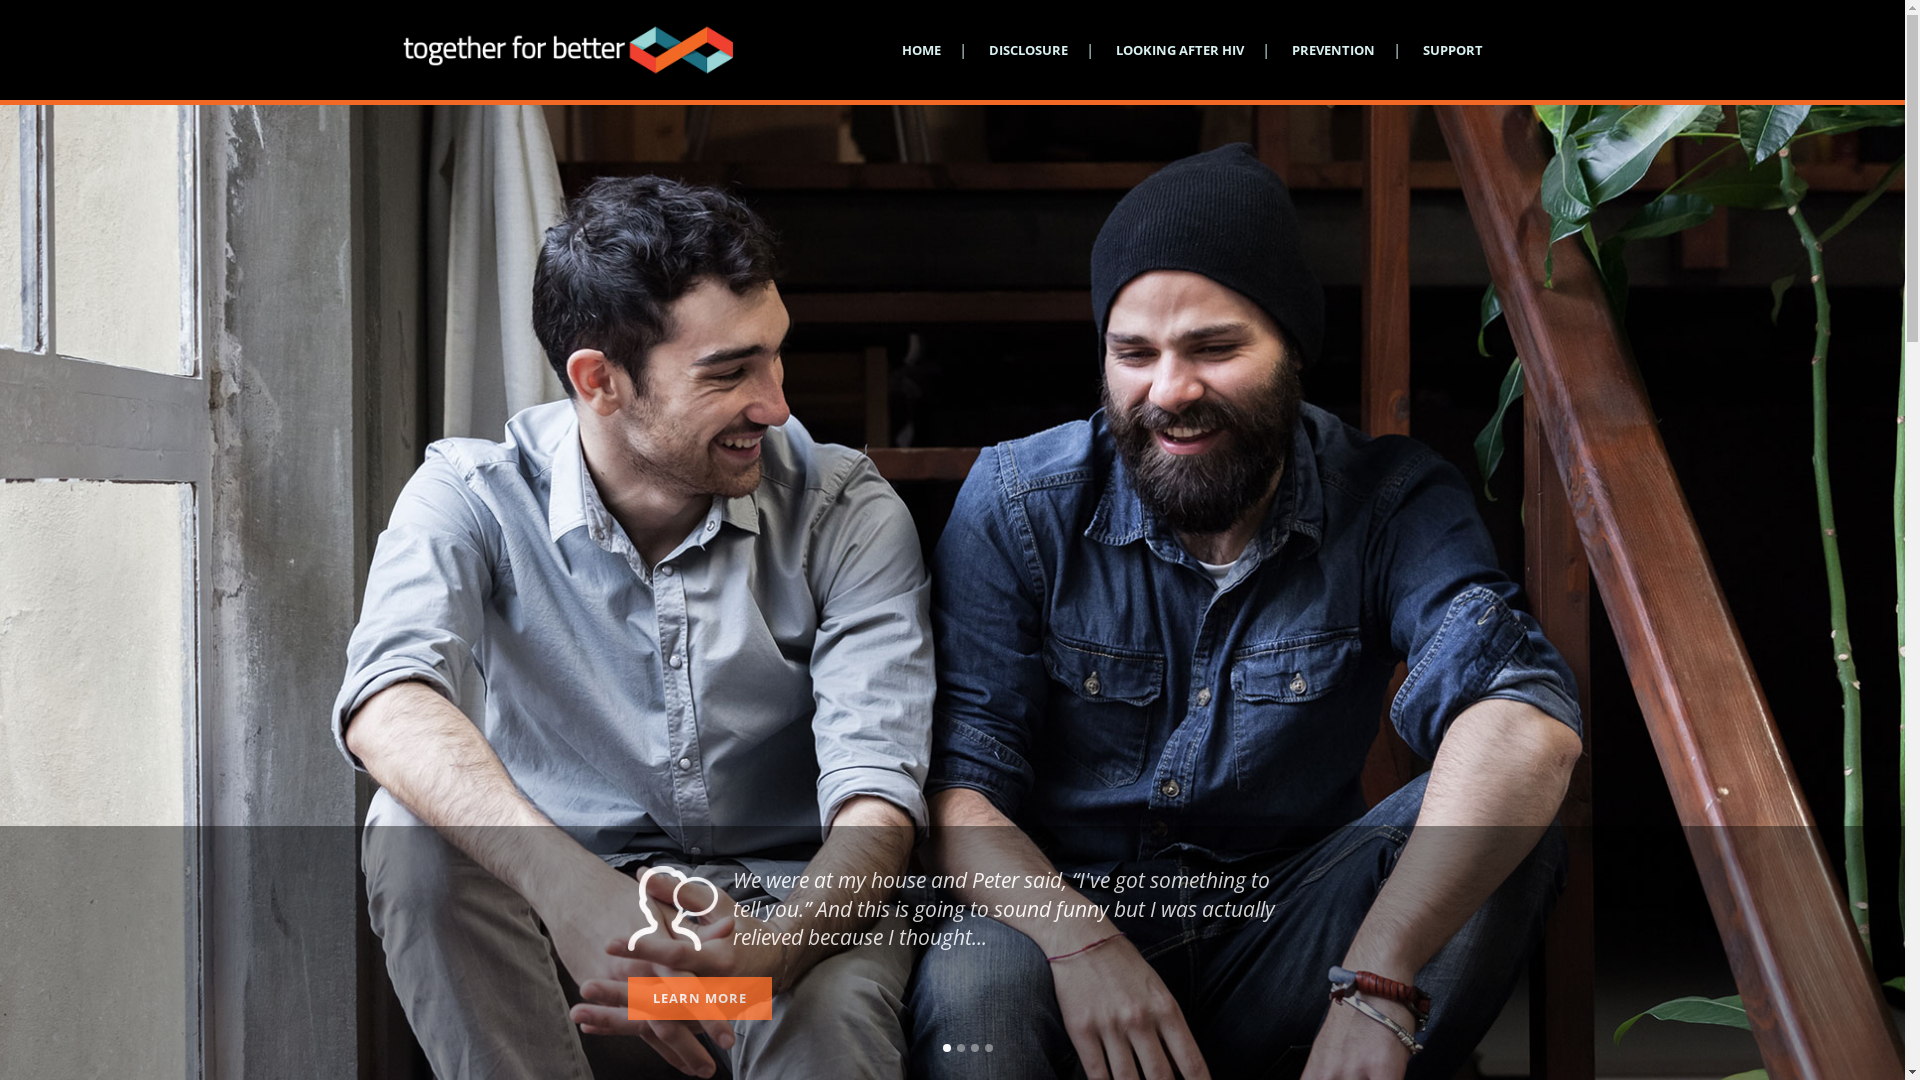  What do you see at coordinates (1027, 49) in the screenshot?
I see `'DISCLOSURE'` at bounding box center [1027, 49].